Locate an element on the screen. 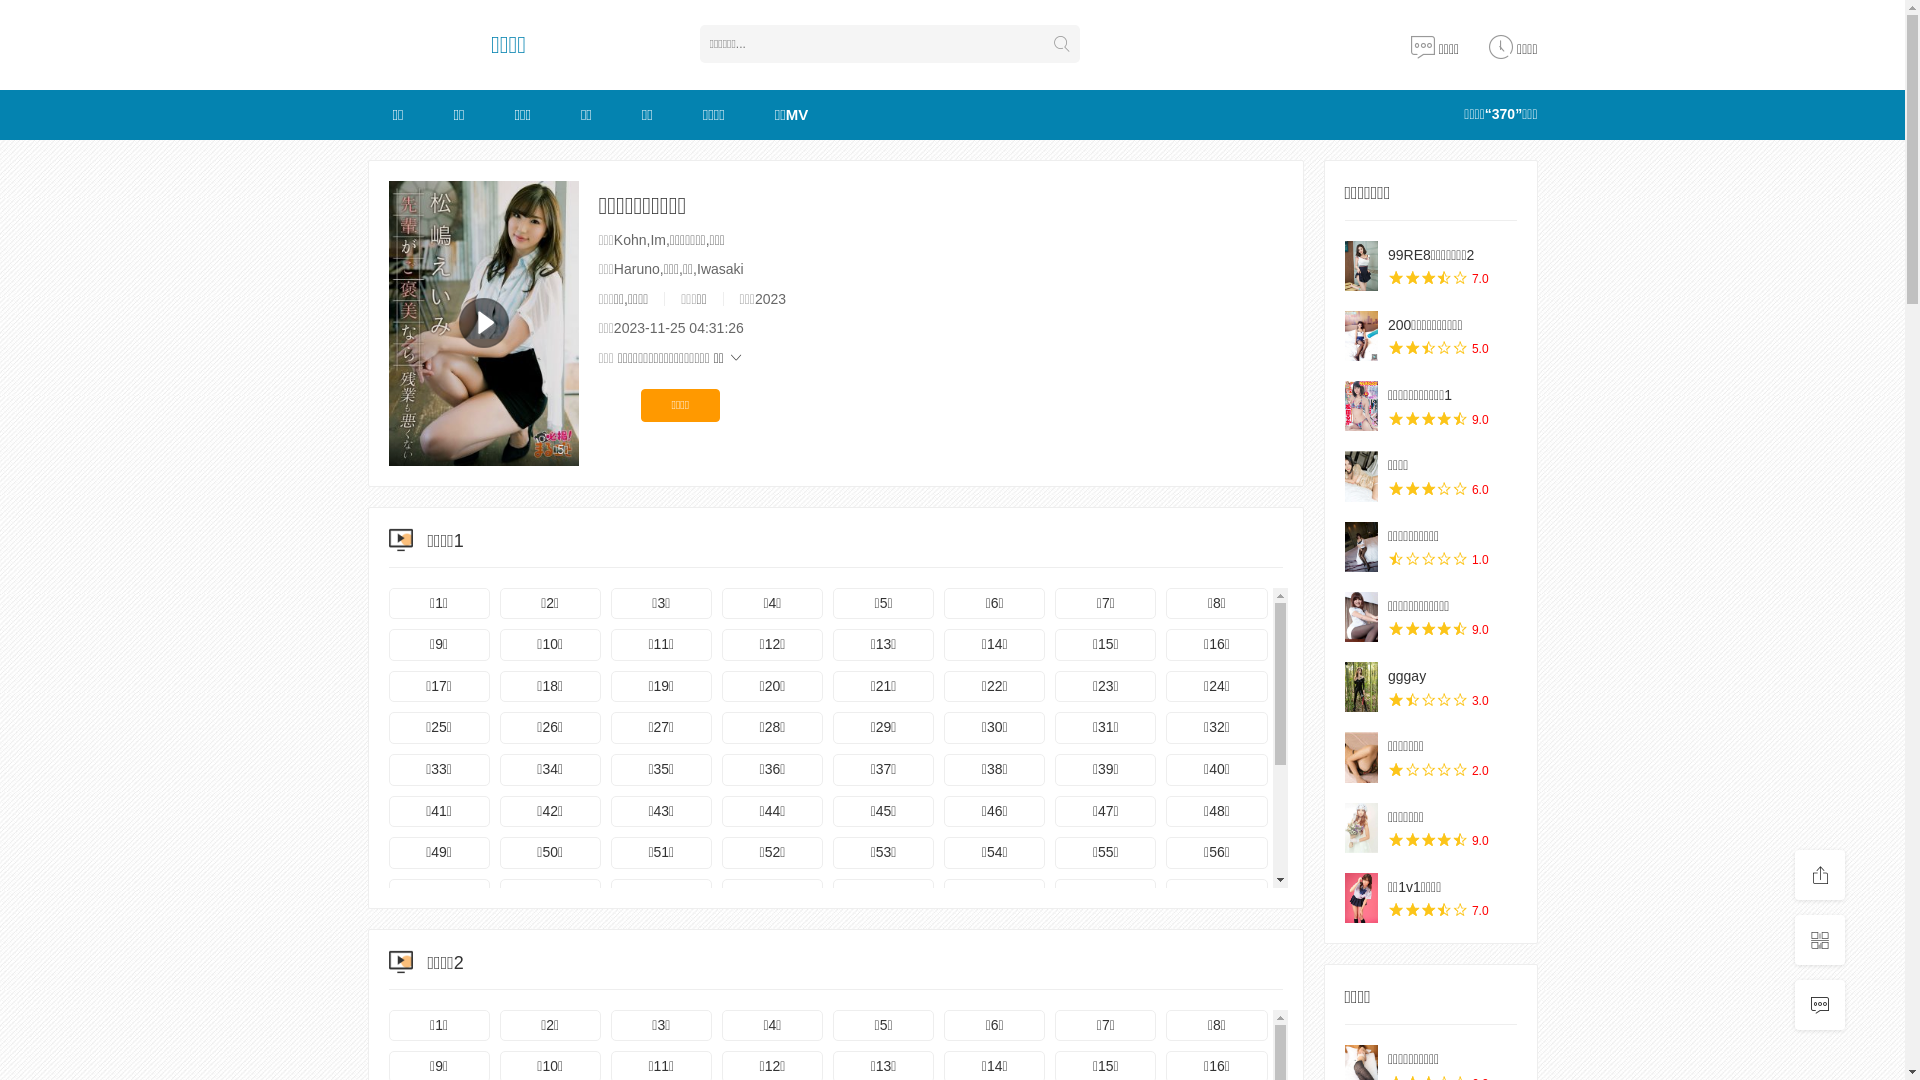  'gggay' is located at coordinates (1344, 685).